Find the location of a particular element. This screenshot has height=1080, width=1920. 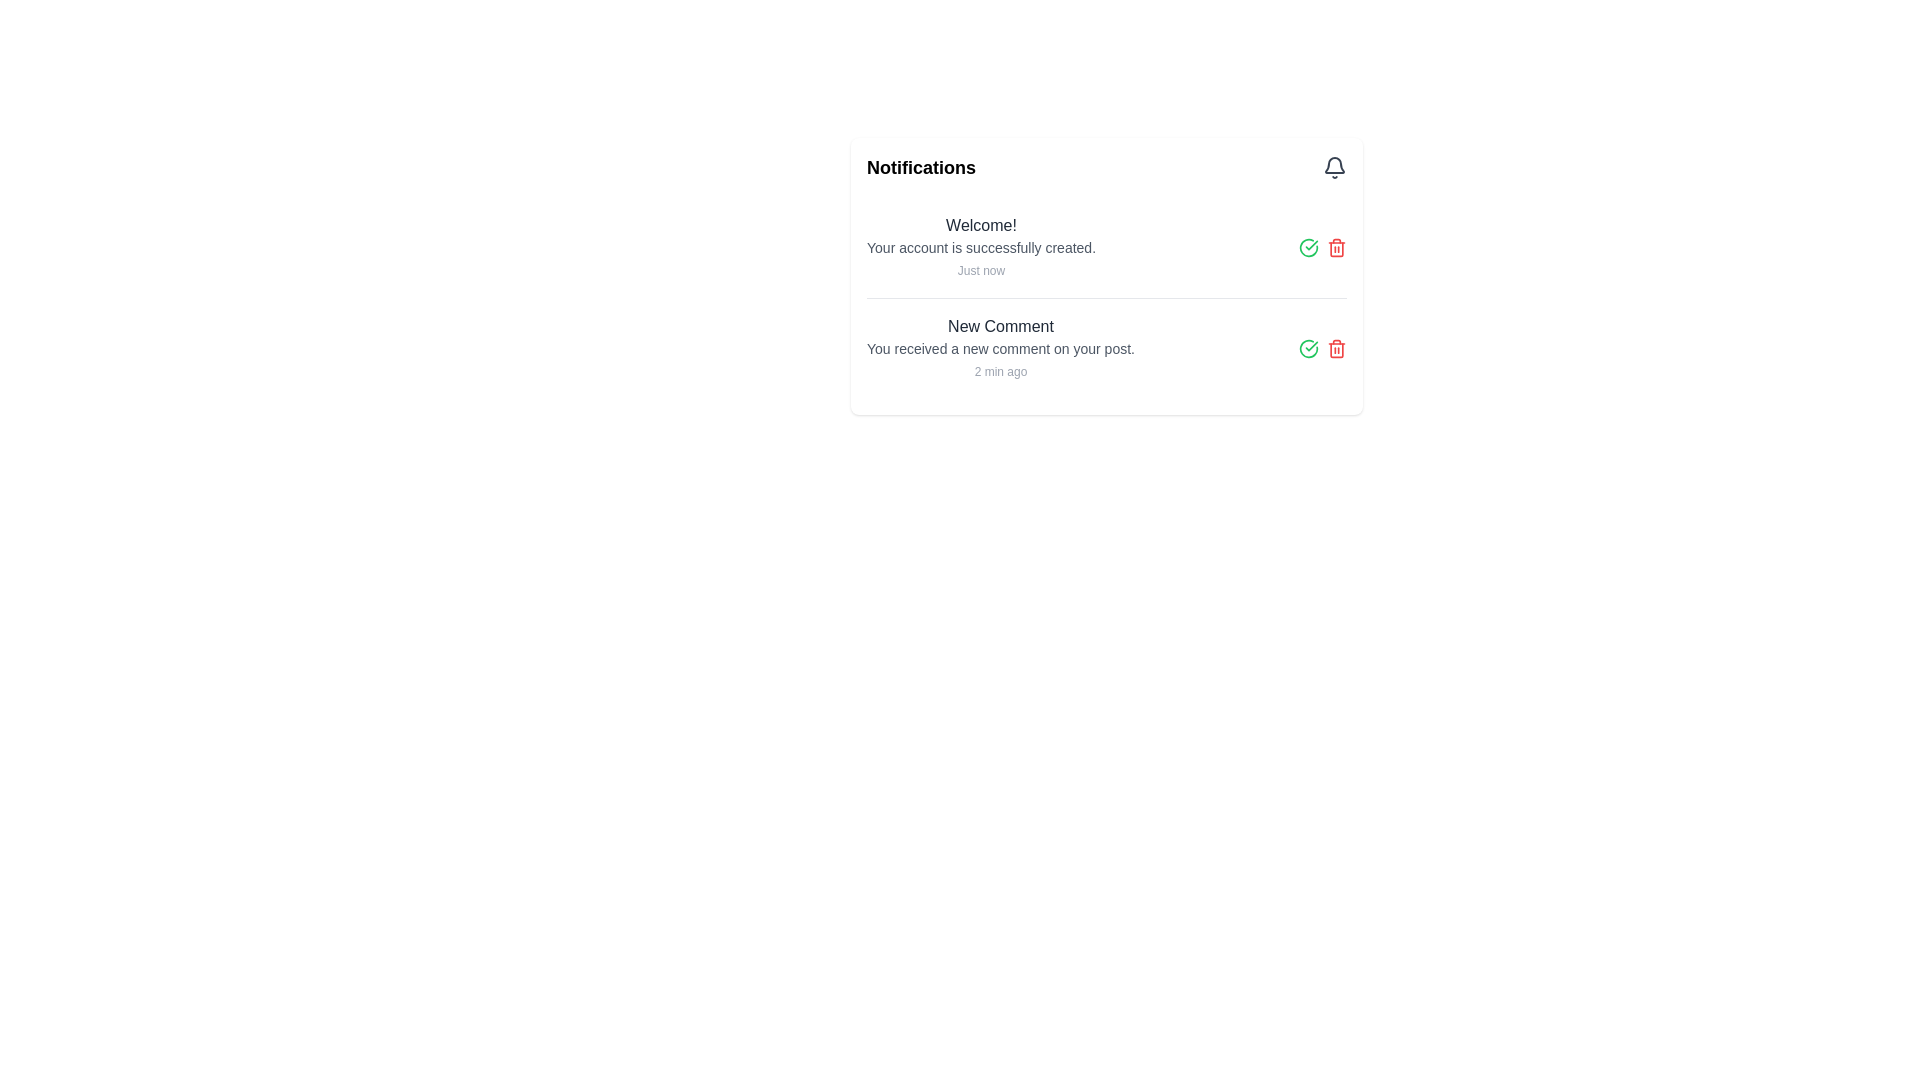

the green circular button containing a checkmark to confirm or mark the notification entry 'Welcome!' as complete is located at coordinates (1309, 246).